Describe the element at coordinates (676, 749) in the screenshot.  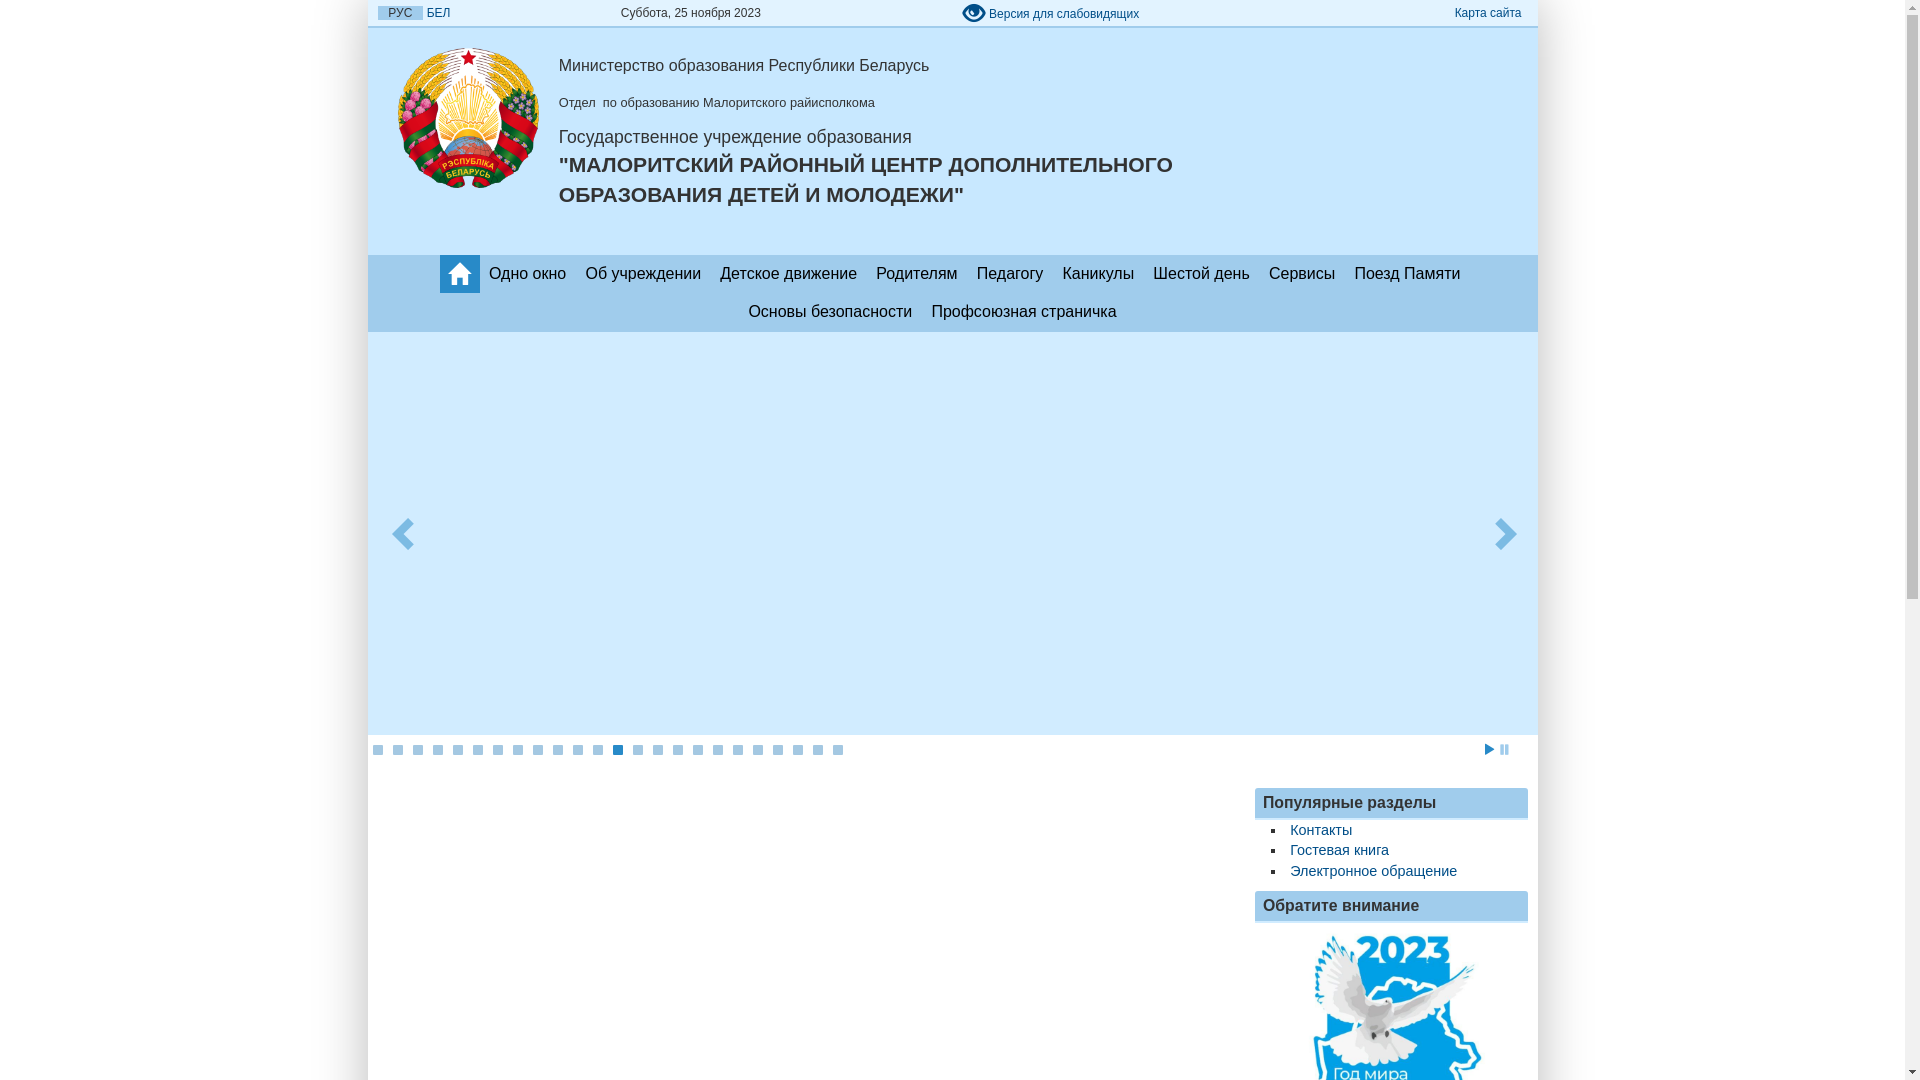
I see `'16'` at that location.